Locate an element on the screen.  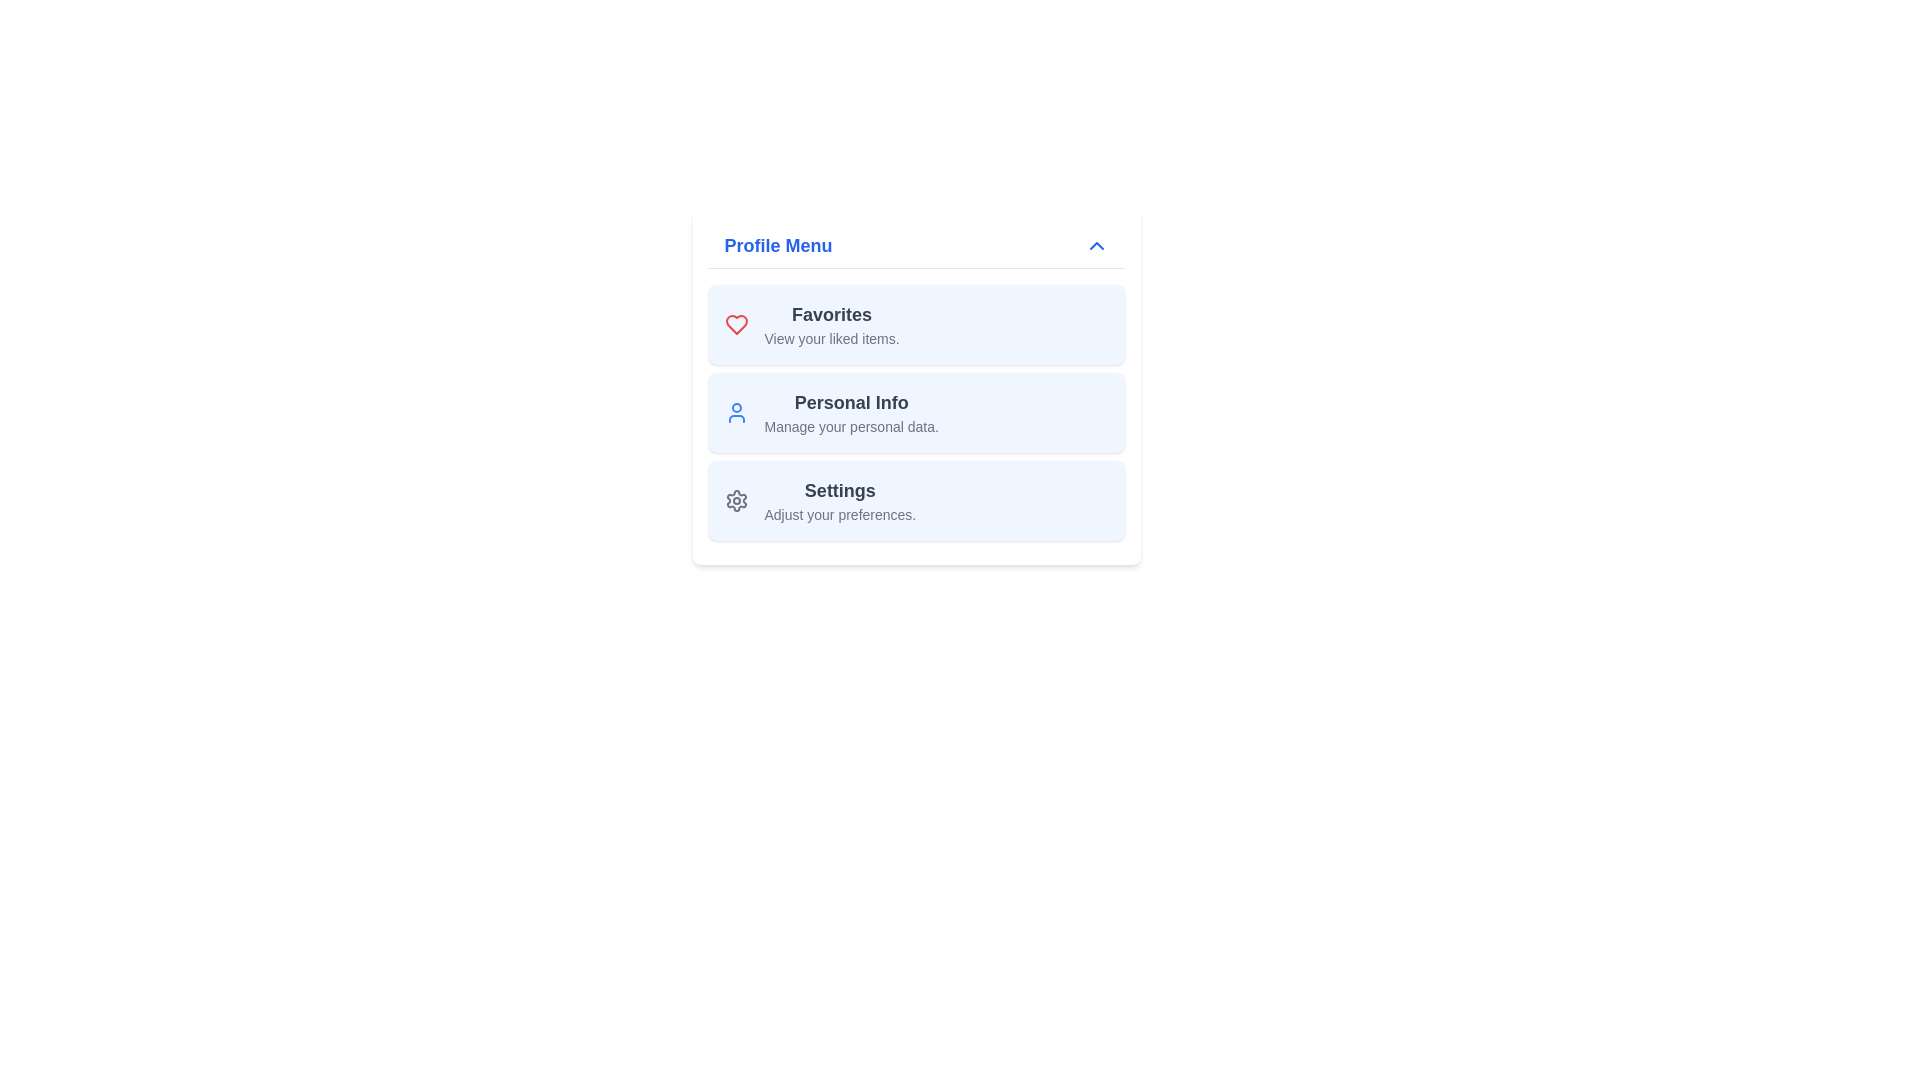
the 'Personal Info' navigation menu entry is located at coordinates (851, 411).